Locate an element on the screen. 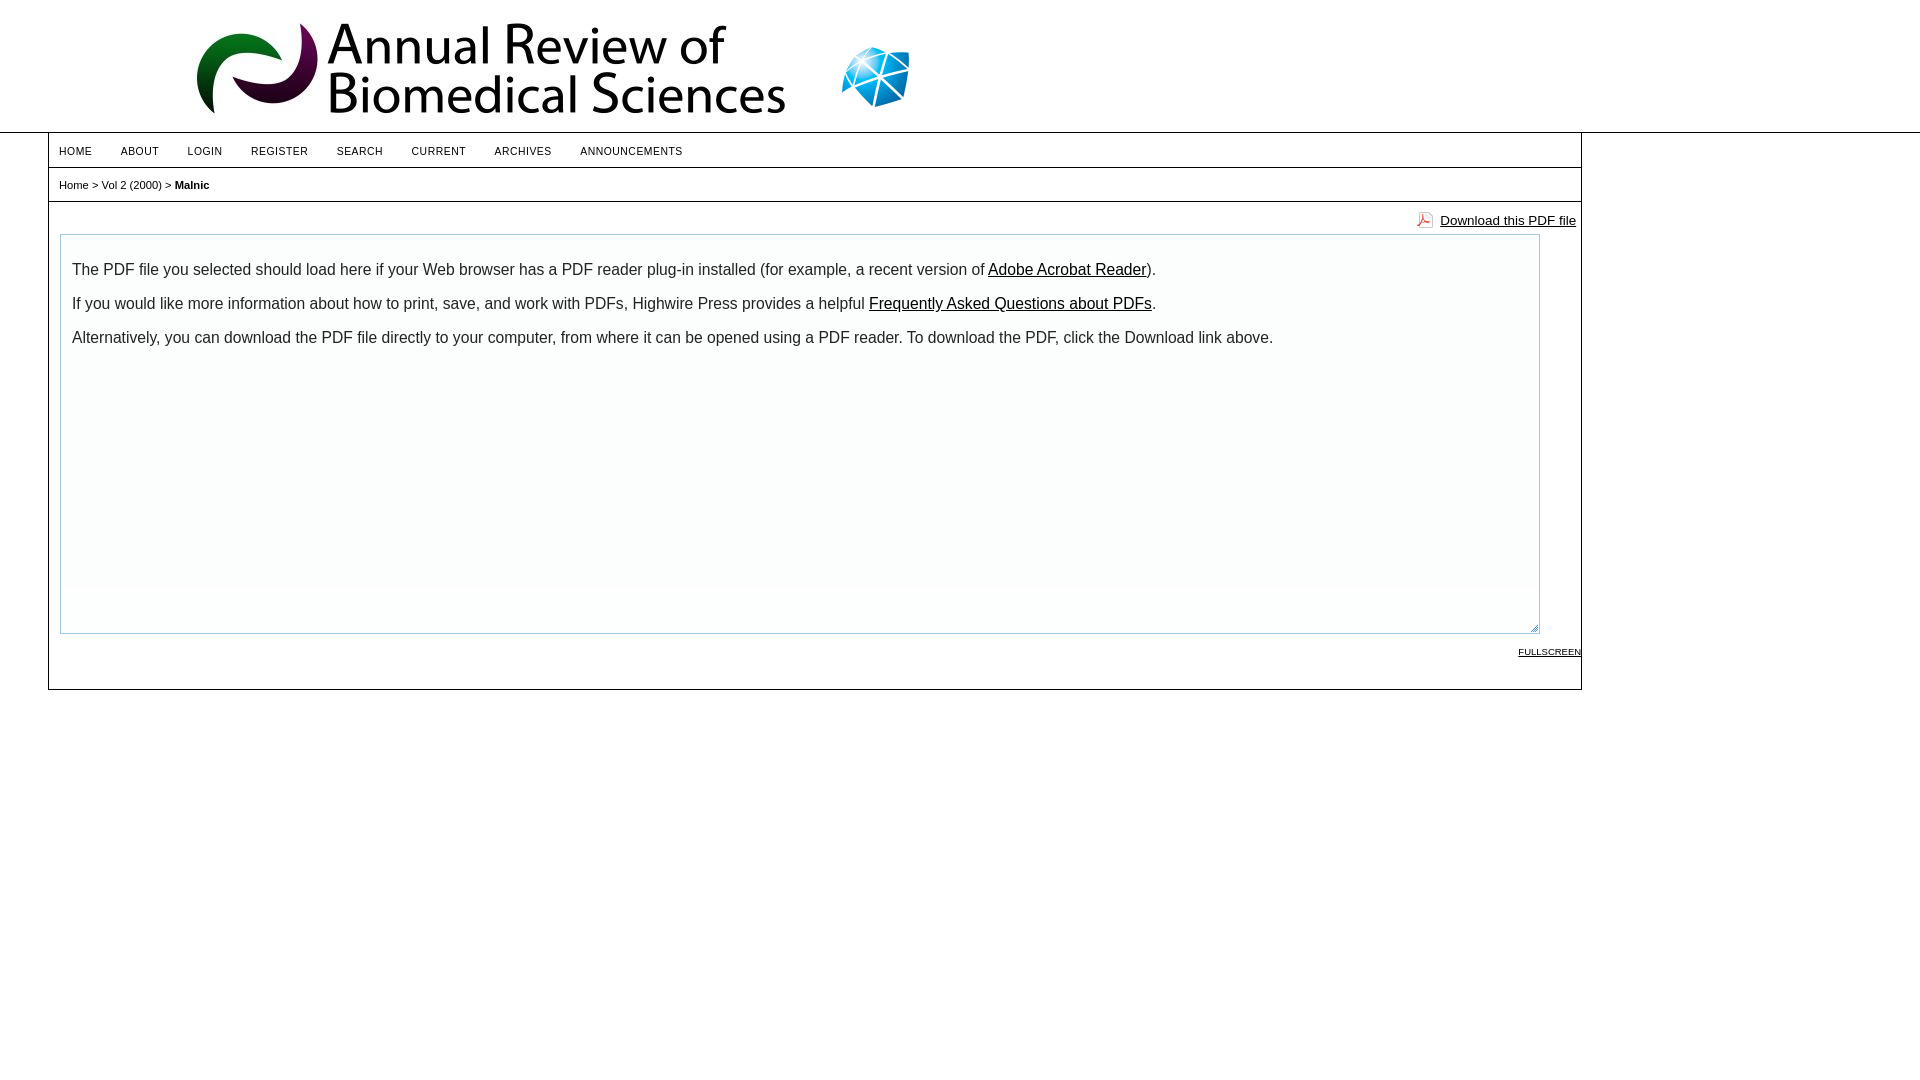 Image resolution: width=1920 pixels, height=1080 pixels. 'ABOUT' is located at coordinates (138, 150).